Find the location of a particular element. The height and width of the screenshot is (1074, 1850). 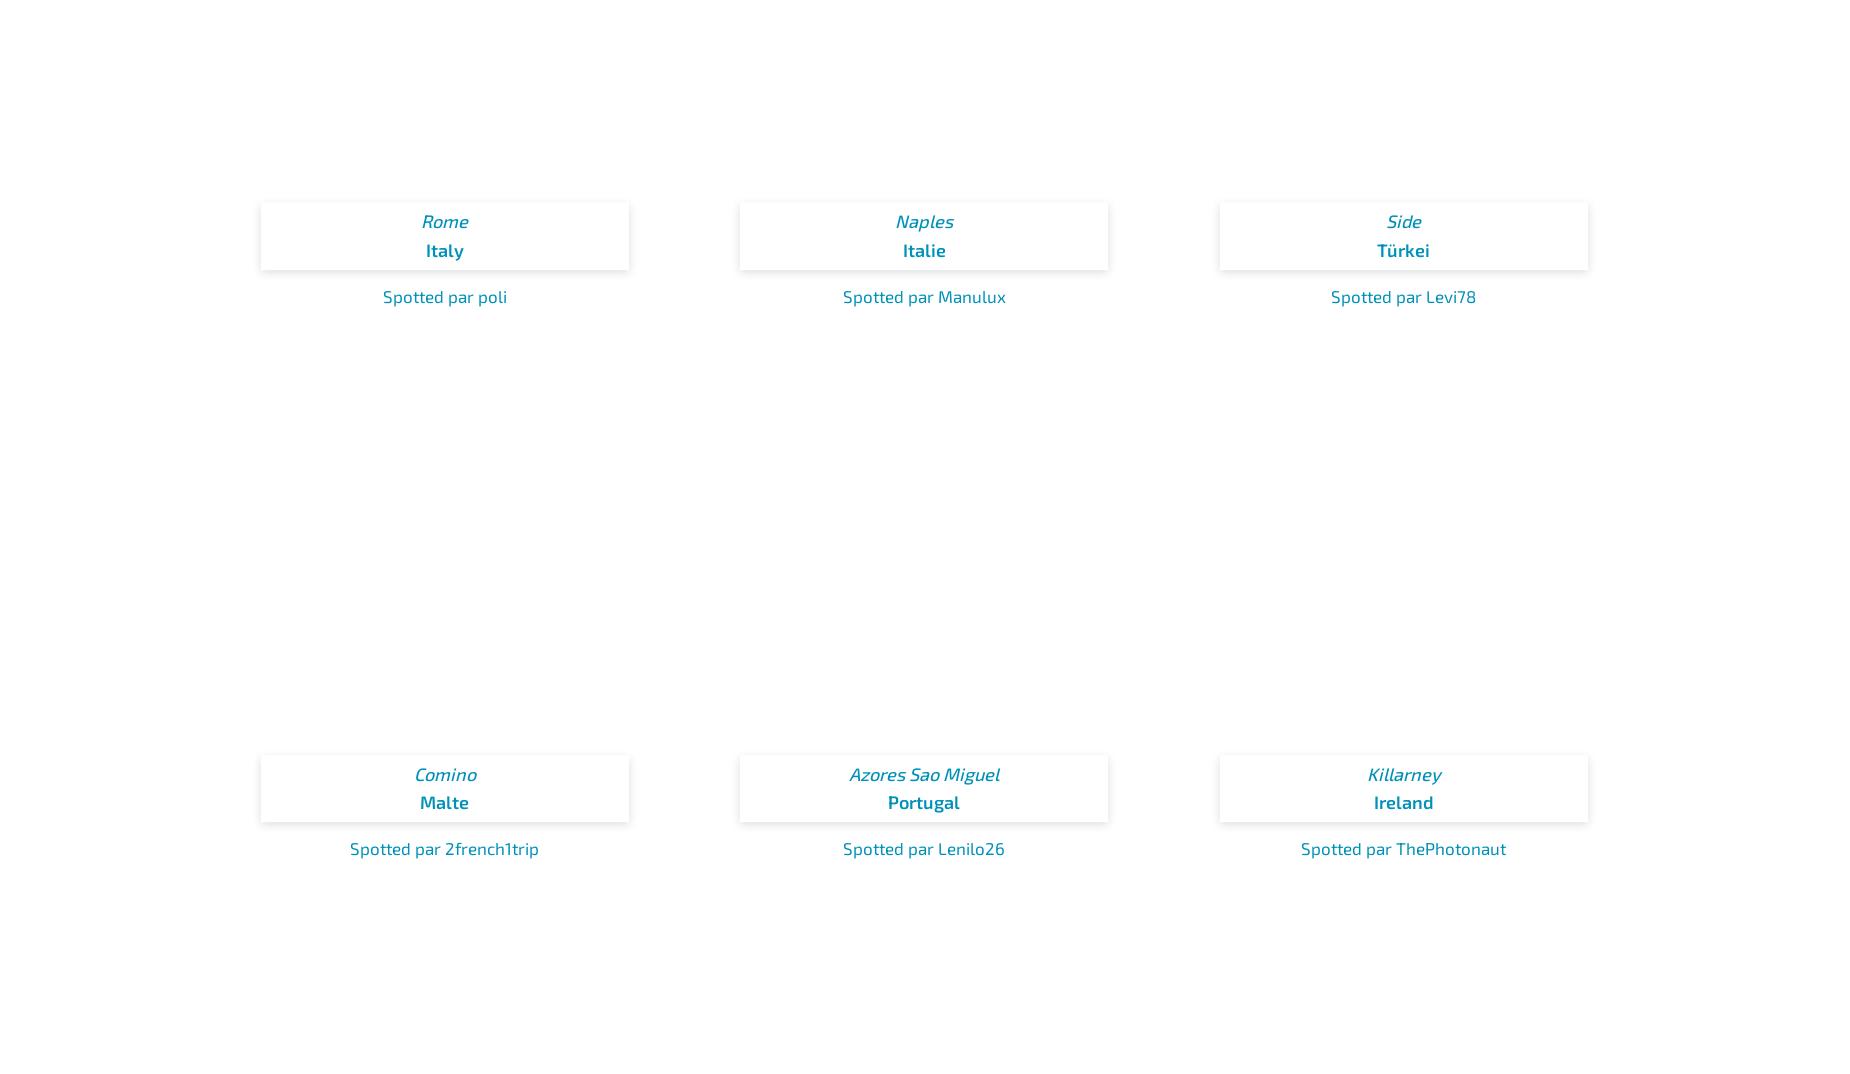

'Spotted par Levi78' is located at coordinates (1403, 295).